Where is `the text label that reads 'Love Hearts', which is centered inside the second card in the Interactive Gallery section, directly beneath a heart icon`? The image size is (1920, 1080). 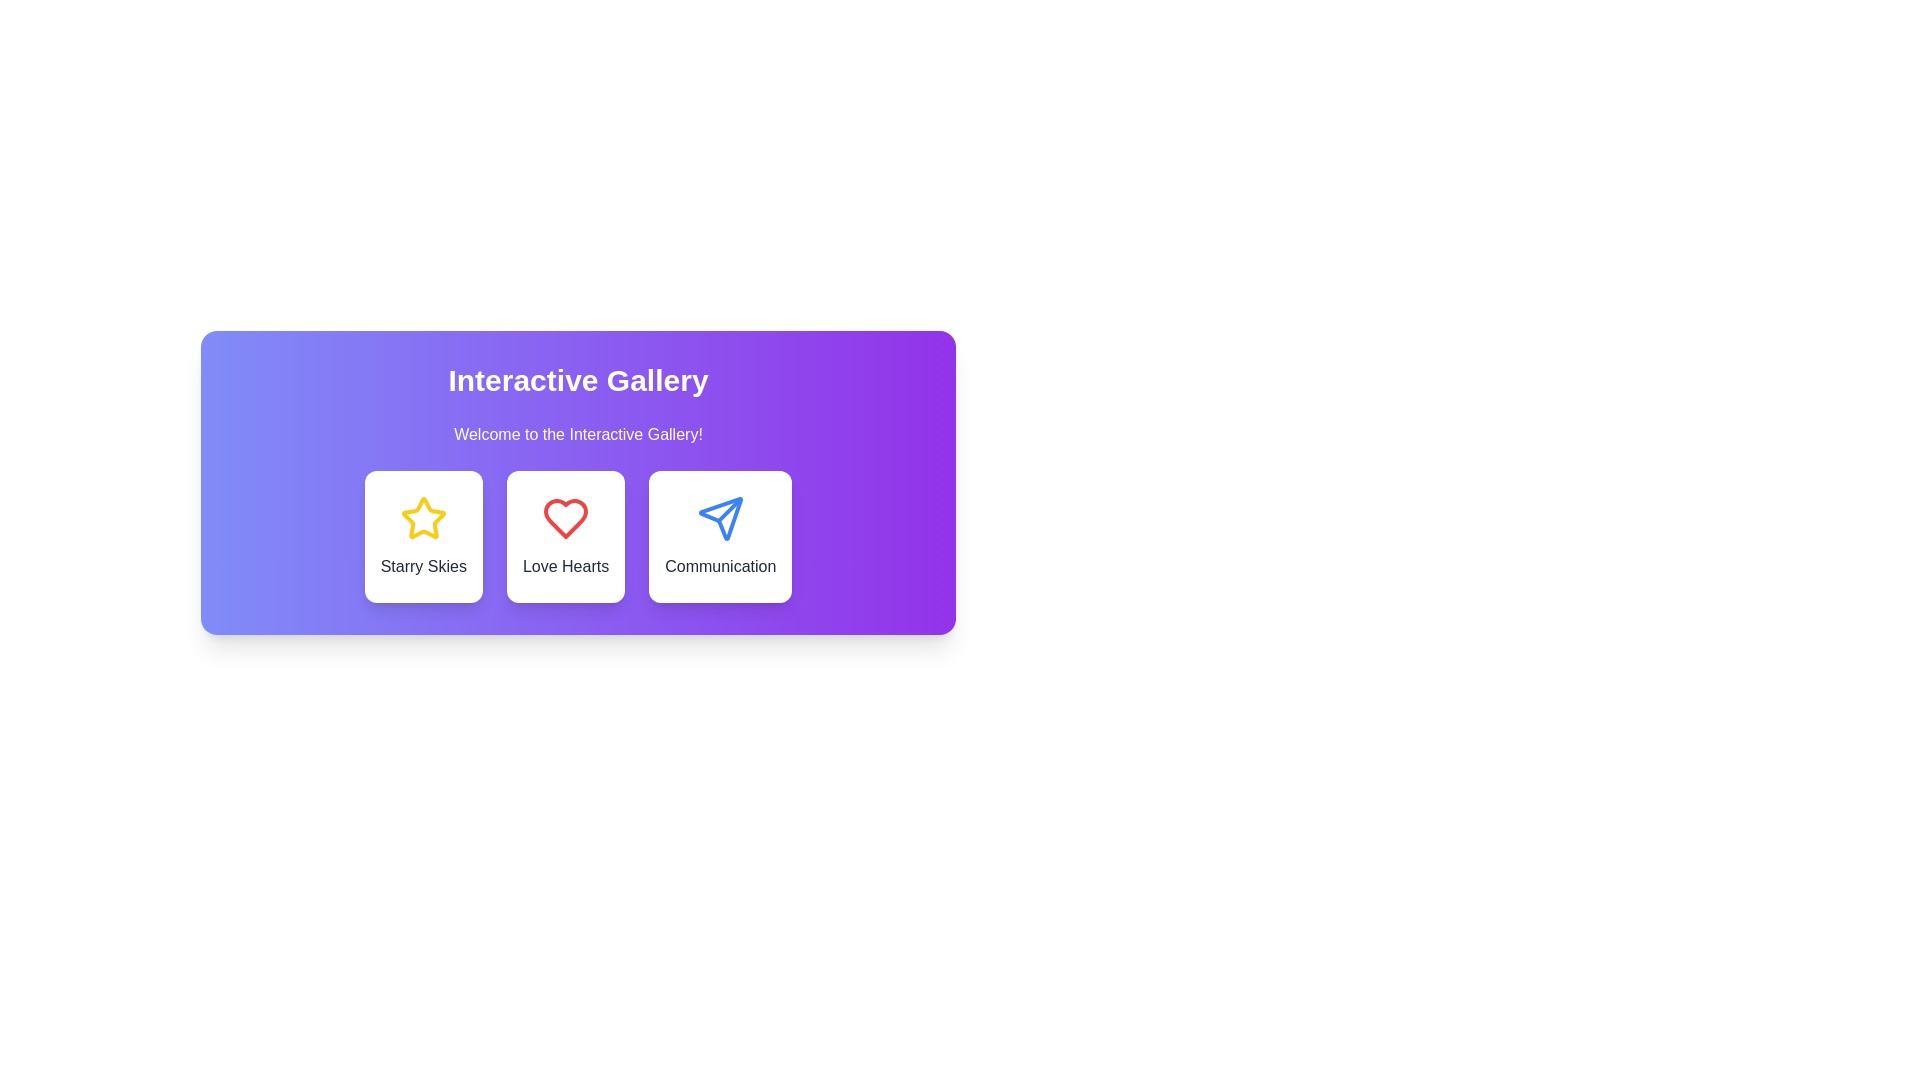
the text label that reads 'Love Hearts', which is centered inside the second card in the Interactive Gallery section, directly beneath a heart icon is located at coordinates (565, 567).